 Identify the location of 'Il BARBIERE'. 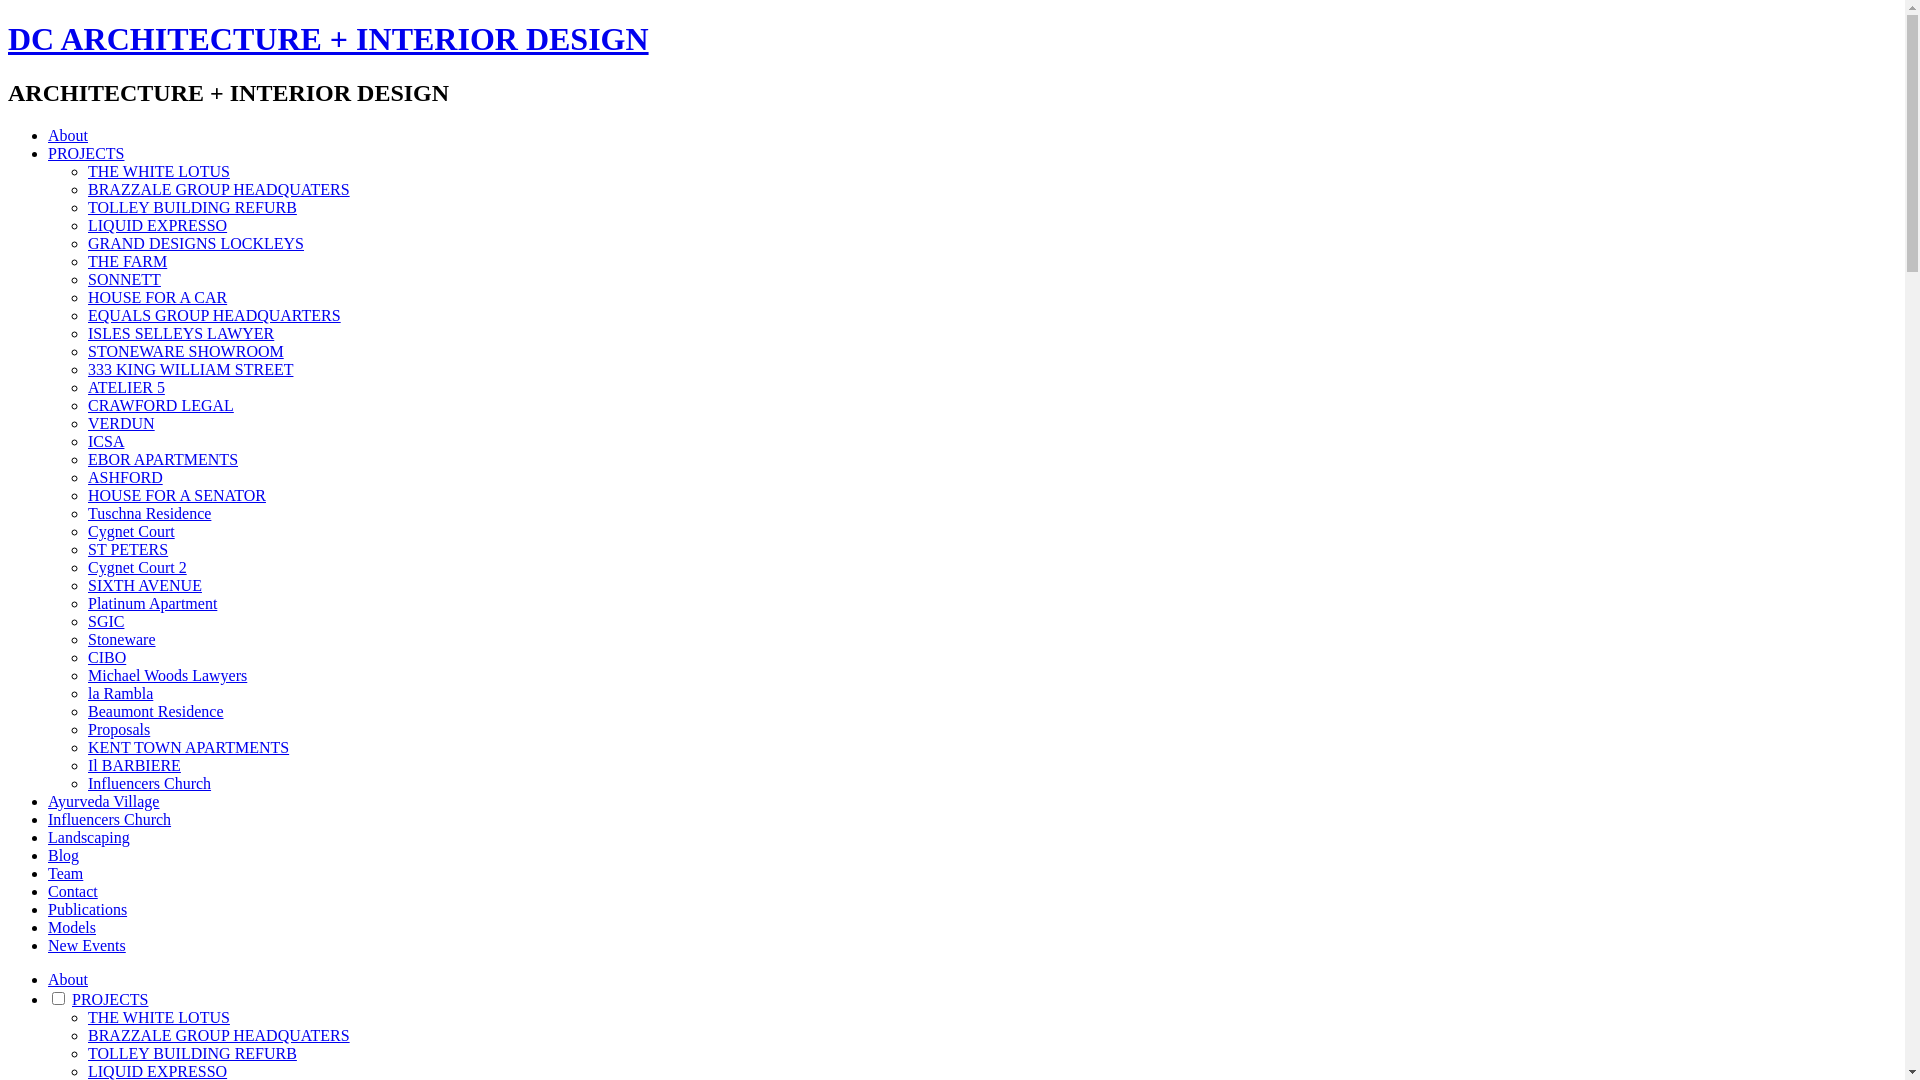
(133, 765).